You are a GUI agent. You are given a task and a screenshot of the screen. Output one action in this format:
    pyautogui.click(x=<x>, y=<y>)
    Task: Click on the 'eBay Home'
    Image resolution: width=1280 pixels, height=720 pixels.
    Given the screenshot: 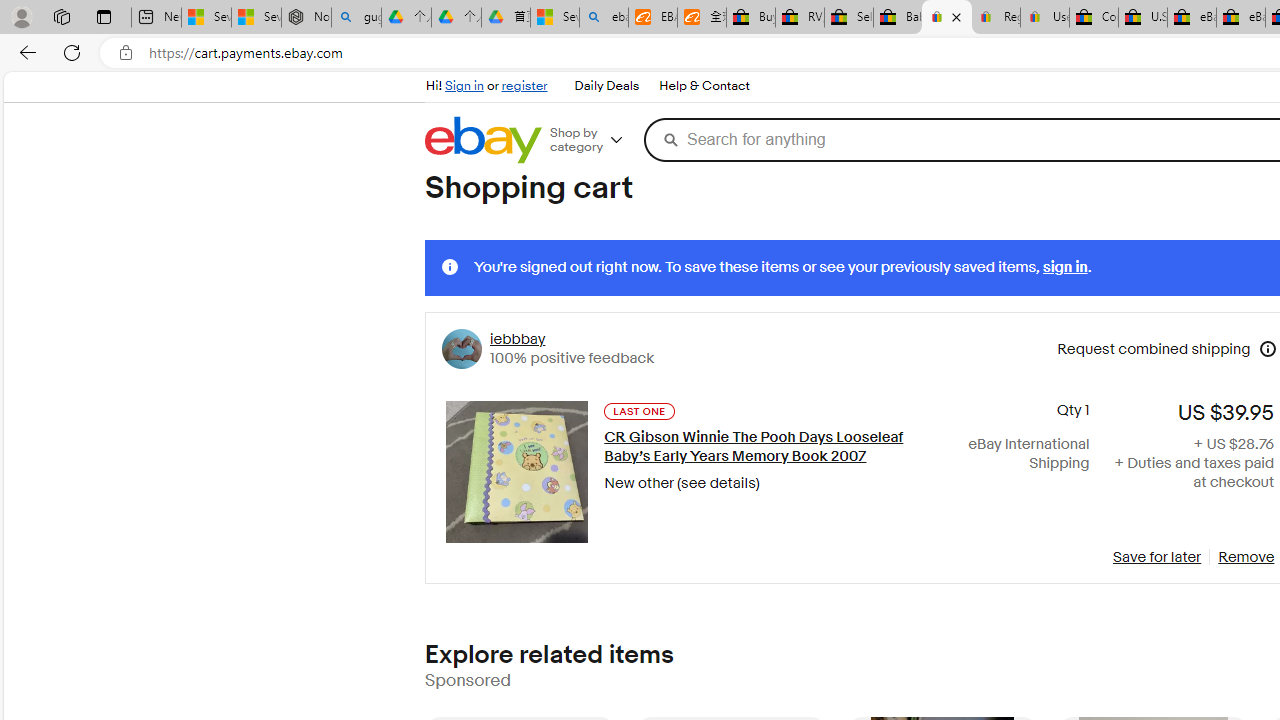 What is the action you would take?
    pyautogui.click(x=483, y=139)
    